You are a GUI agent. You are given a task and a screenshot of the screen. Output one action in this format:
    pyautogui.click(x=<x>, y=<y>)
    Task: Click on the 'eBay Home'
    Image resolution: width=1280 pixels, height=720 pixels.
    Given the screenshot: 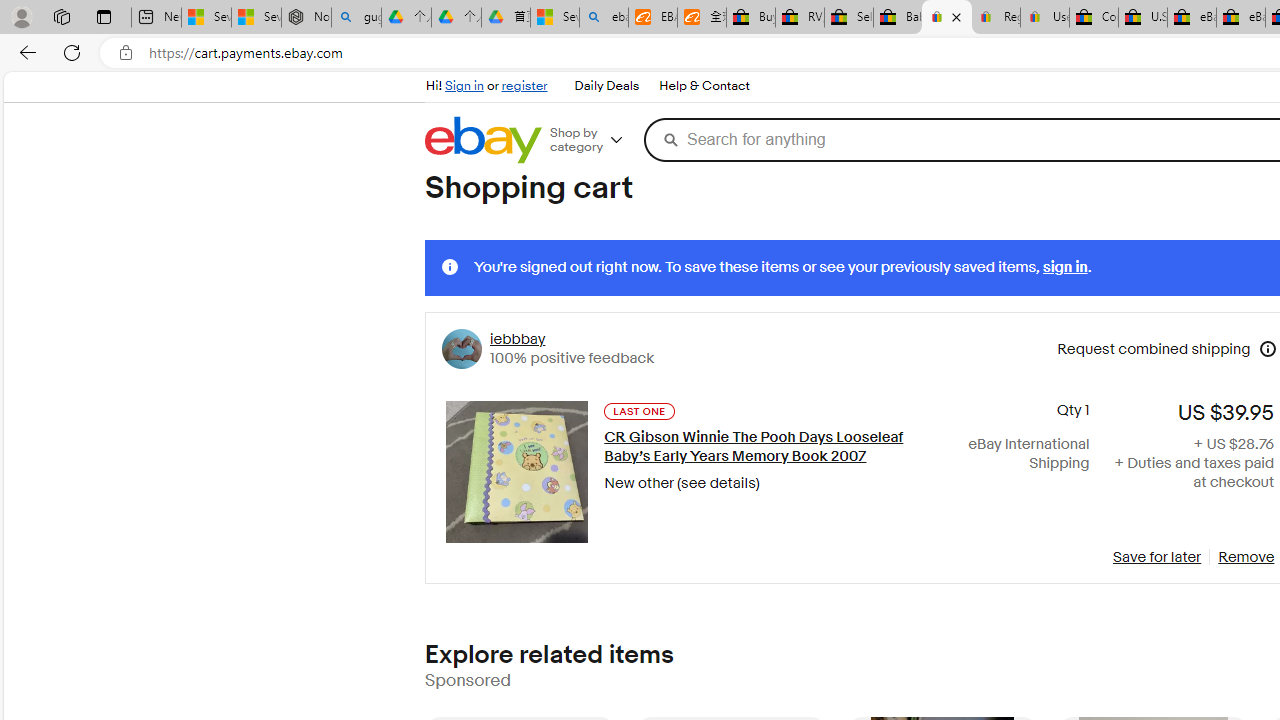 What is the action you would take?
    pyautogui.click(x=483, y=139)
    